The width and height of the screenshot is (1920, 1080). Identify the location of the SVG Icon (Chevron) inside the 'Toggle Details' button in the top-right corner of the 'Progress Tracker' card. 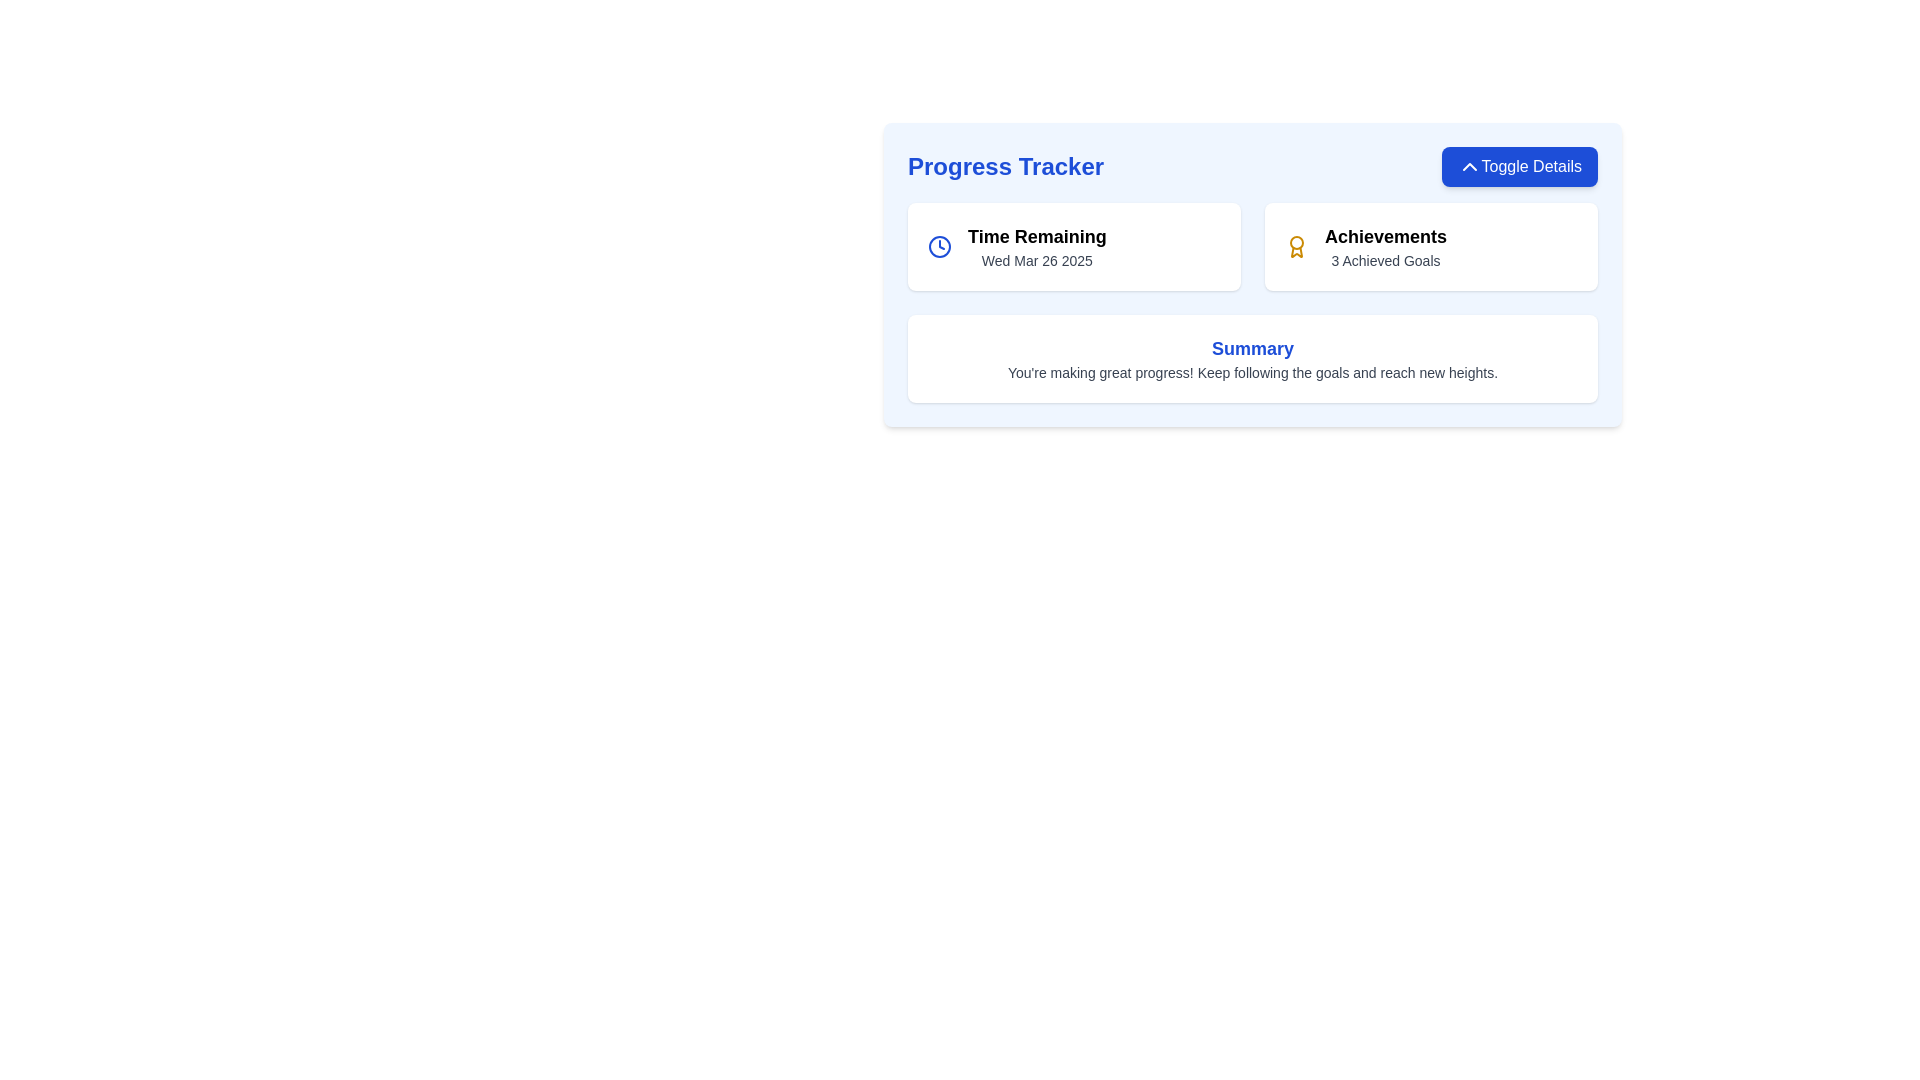
(1469, 165).